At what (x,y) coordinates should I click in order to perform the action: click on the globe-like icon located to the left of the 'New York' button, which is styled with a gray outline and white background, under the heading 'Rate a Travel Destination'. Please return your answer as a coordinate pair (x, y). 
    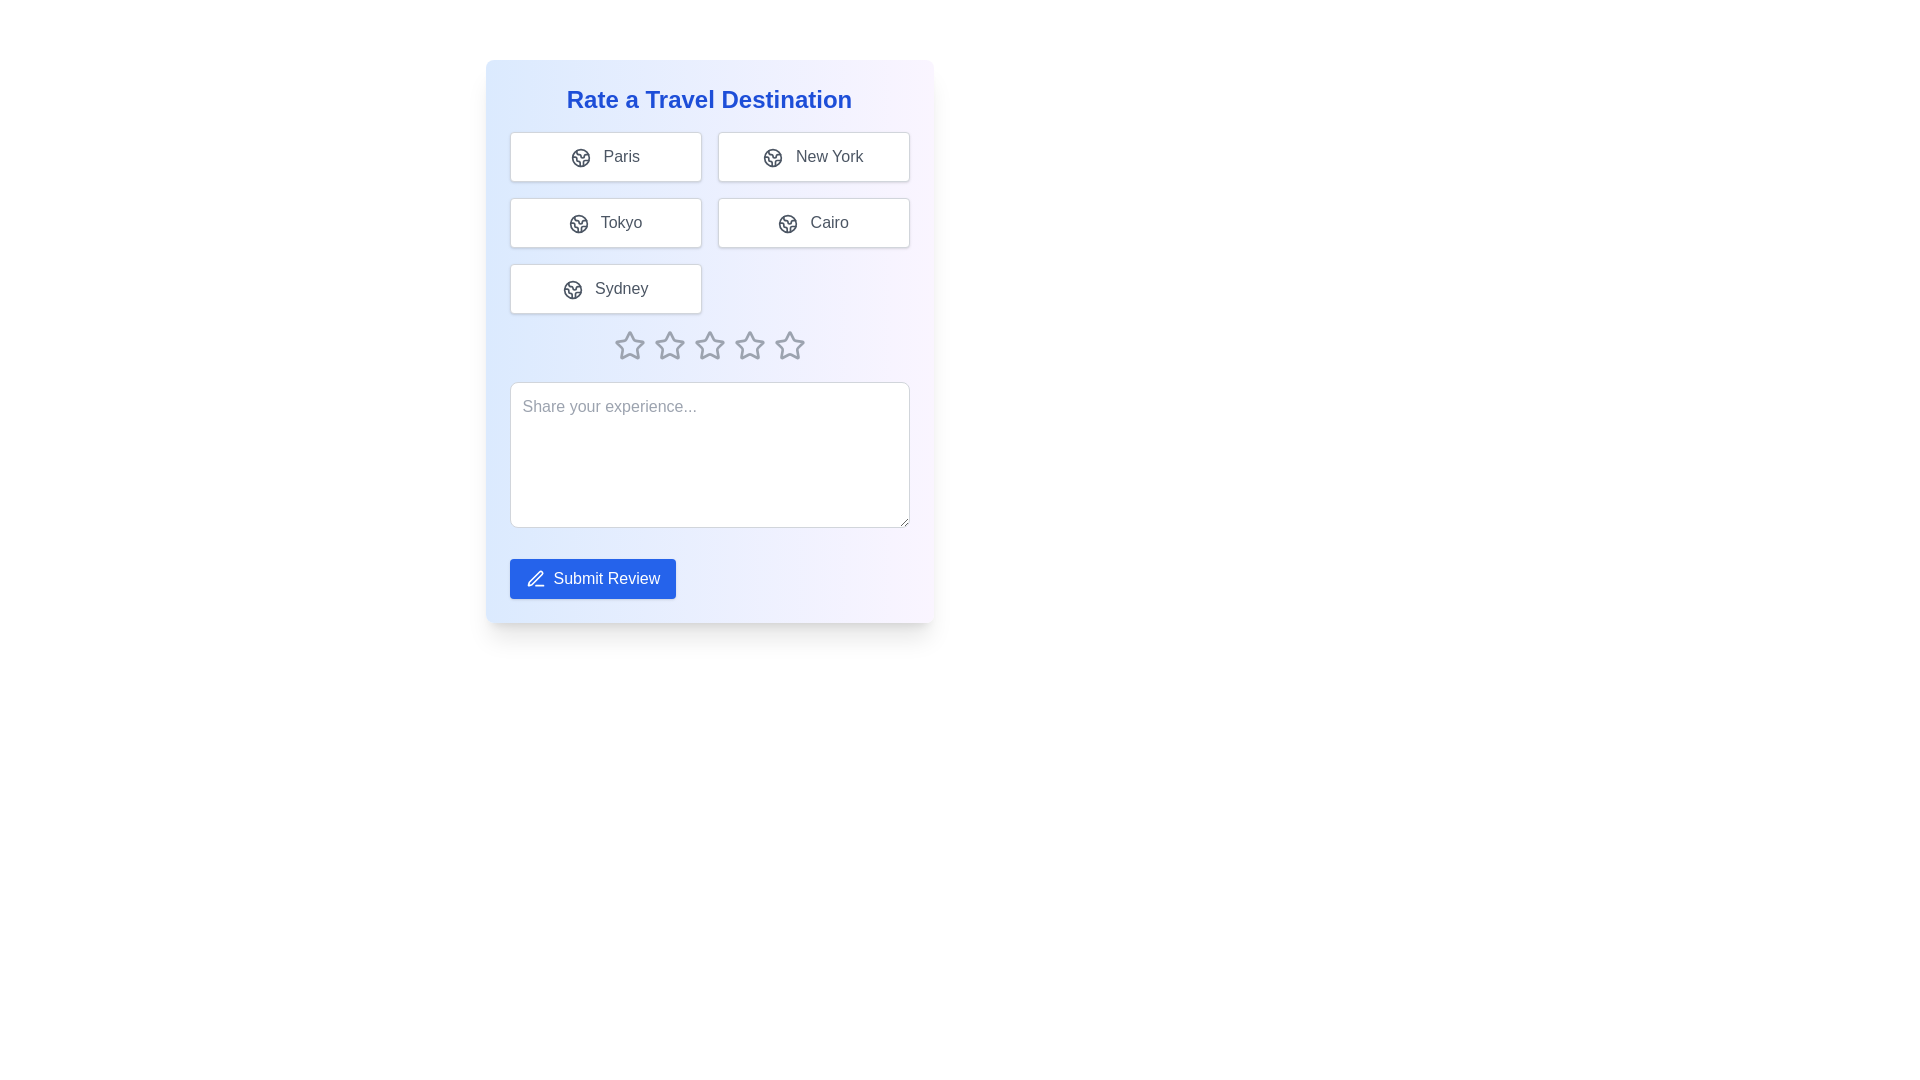
    Looking at the image, I should click on (772, 156).